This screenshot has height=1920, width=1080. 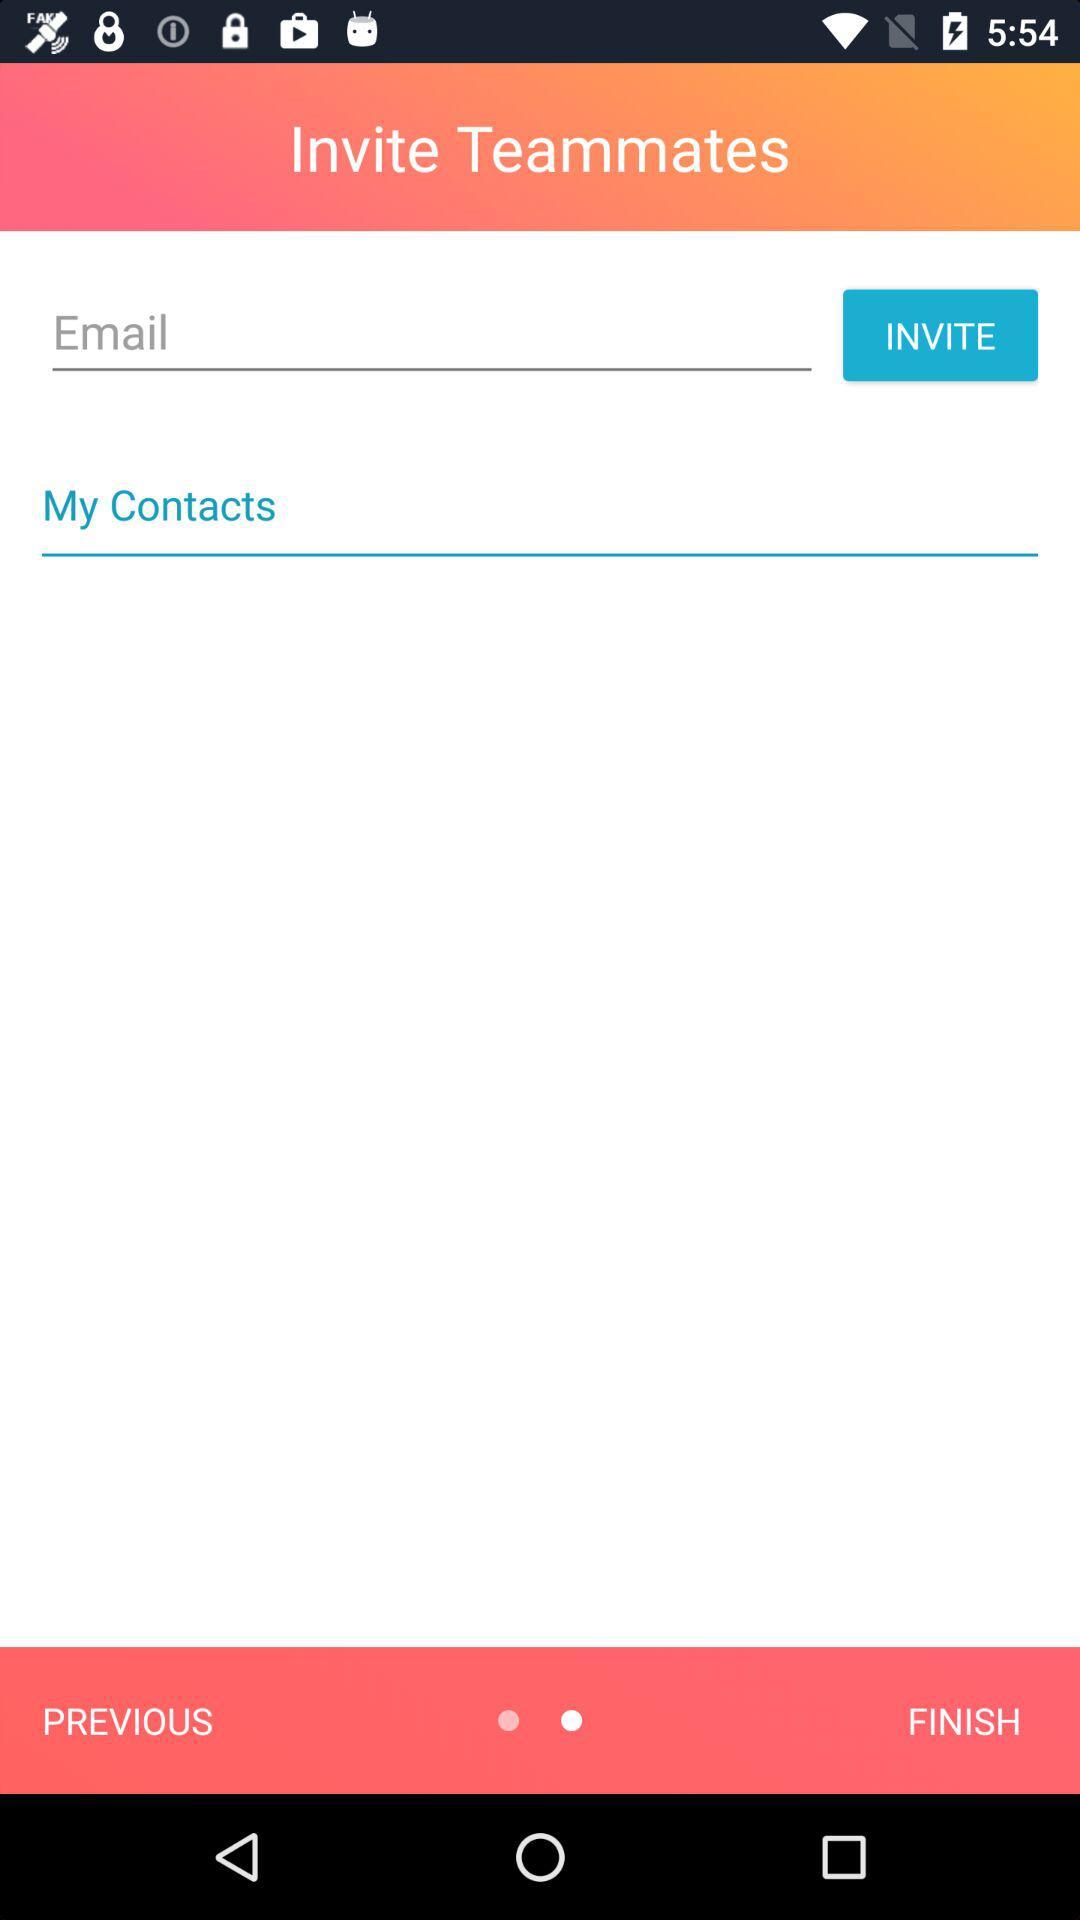 What do you see at coordinates (431, 332) in the screenshot?
I see `the item to the left of invite icon` at bounding box center [431, 332].